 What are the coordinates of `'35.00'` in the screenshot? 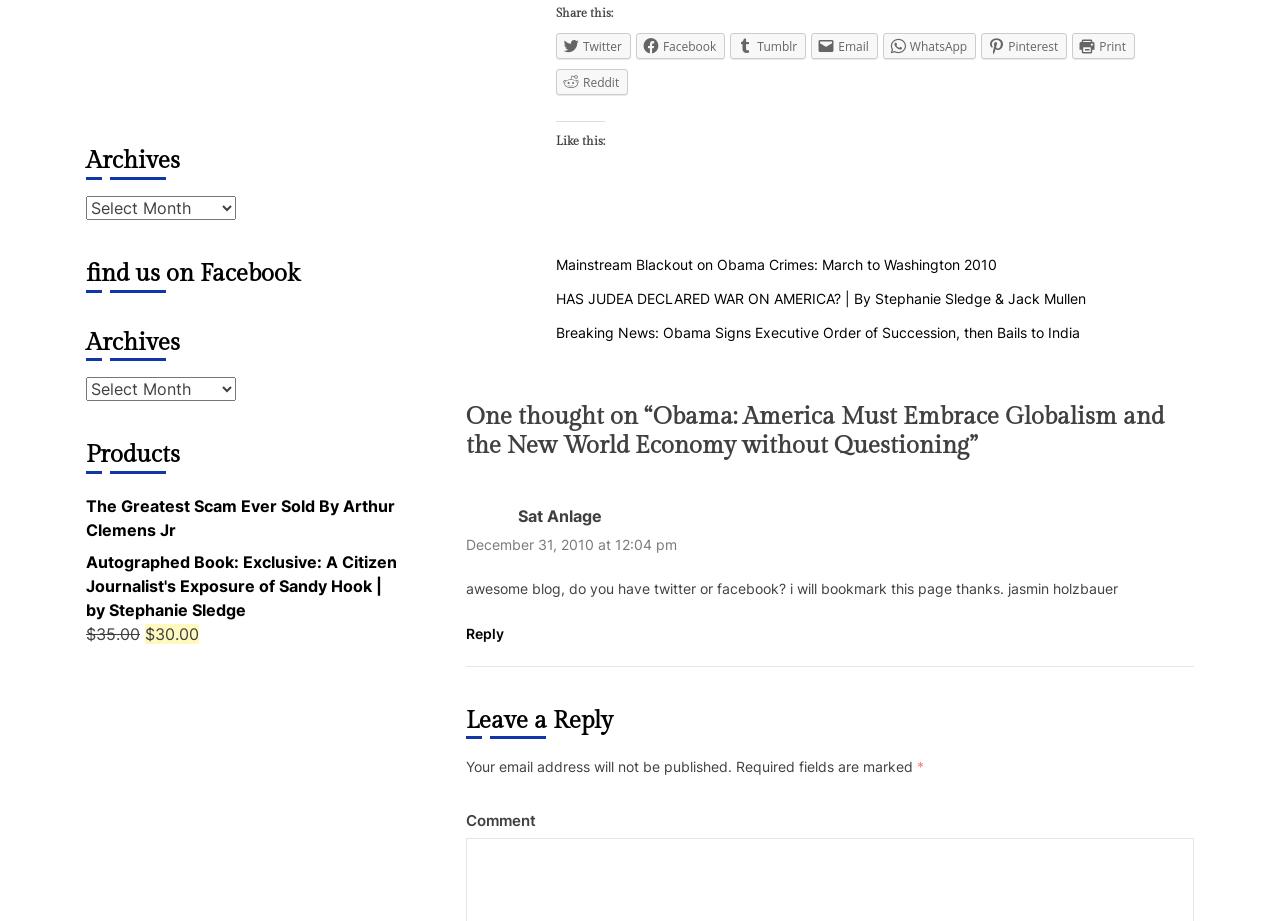 It's located at (117, 634).